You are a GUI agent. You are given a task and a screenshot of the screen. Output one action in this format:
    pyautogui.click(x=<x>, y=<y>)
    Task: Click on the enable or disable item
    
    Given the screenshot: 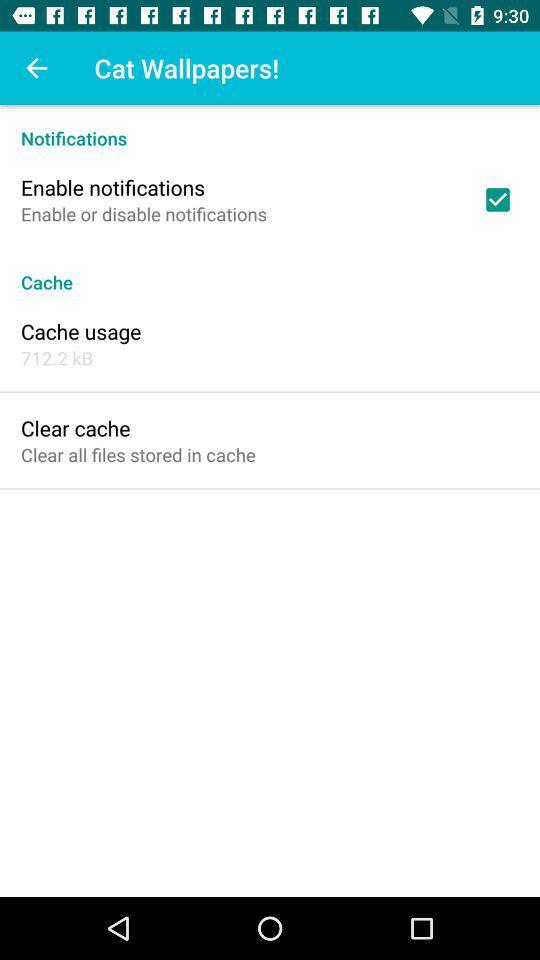 What is the action you would take?
    pyautogui.click(x=143, y=214)
    